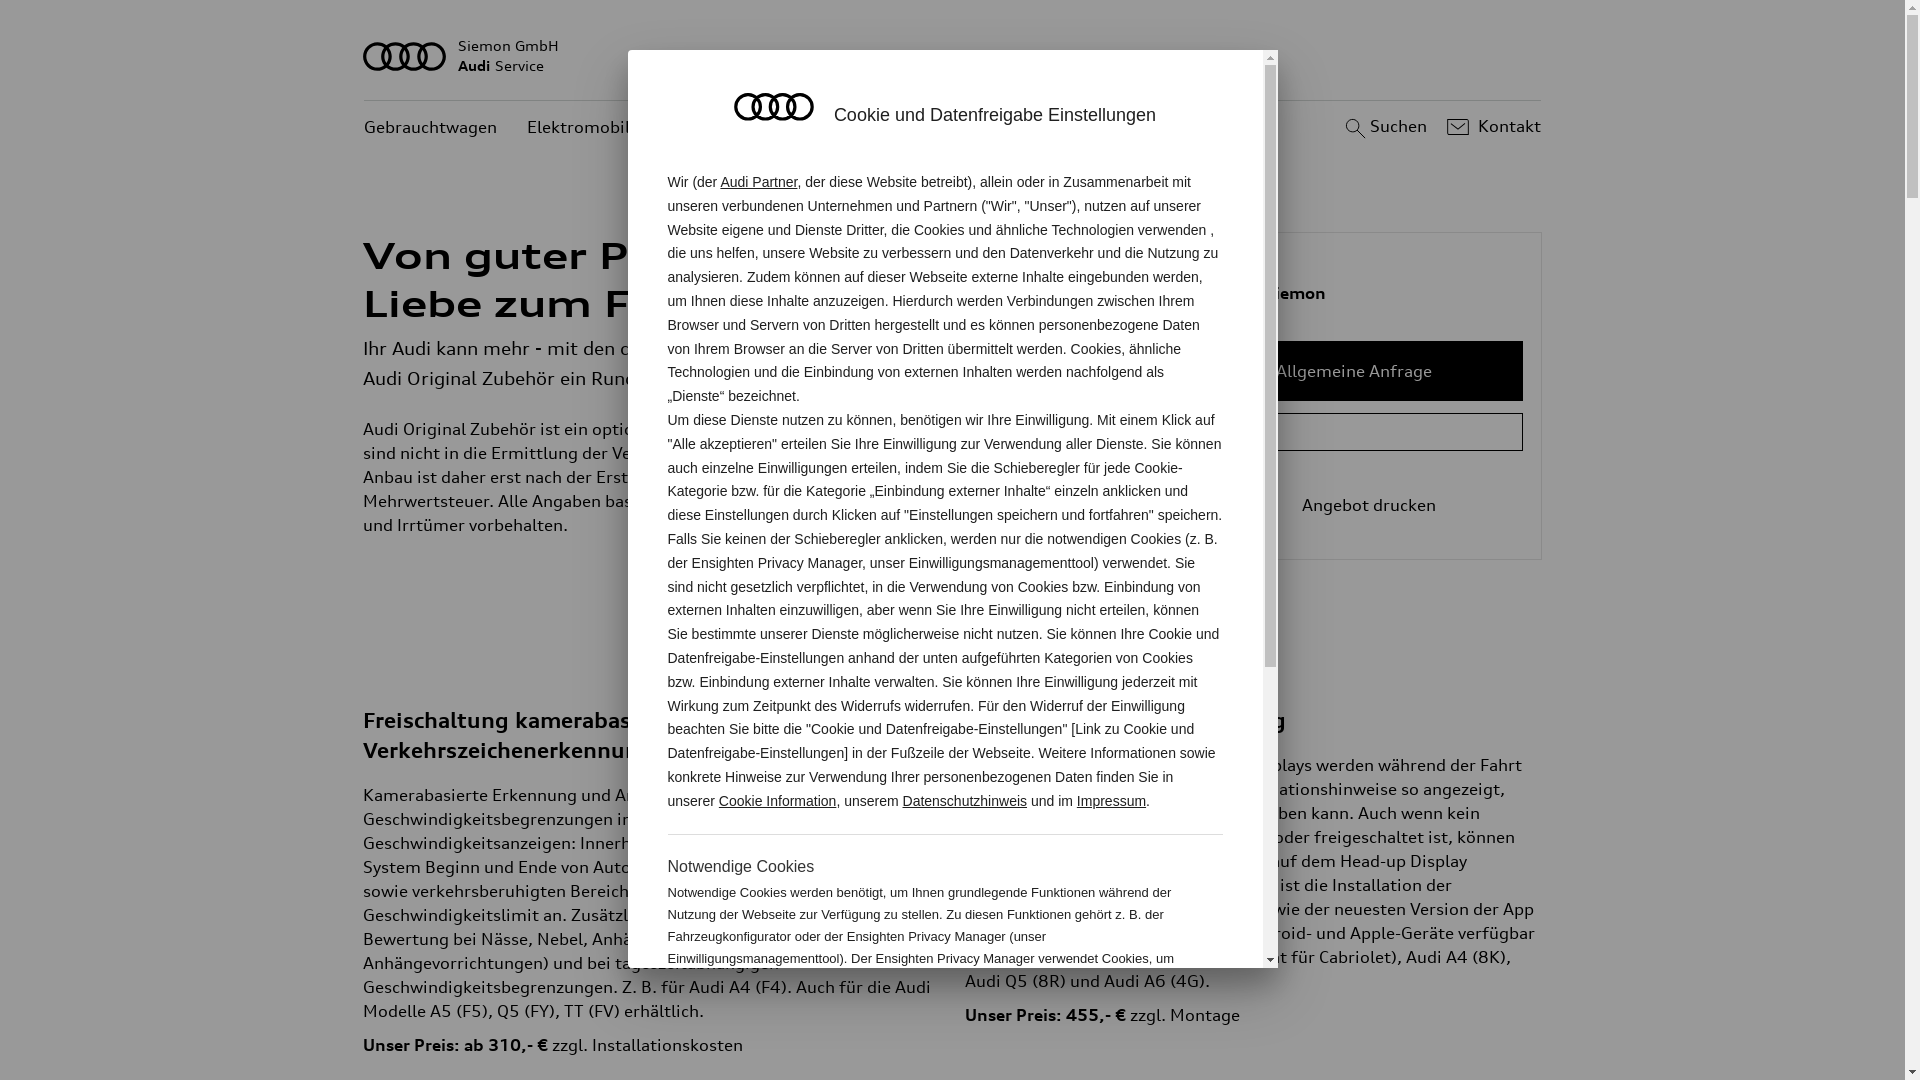 This screenshot has width=1920, height=1080. I want to click on 'Angebot drucken', so click(1353, 504).